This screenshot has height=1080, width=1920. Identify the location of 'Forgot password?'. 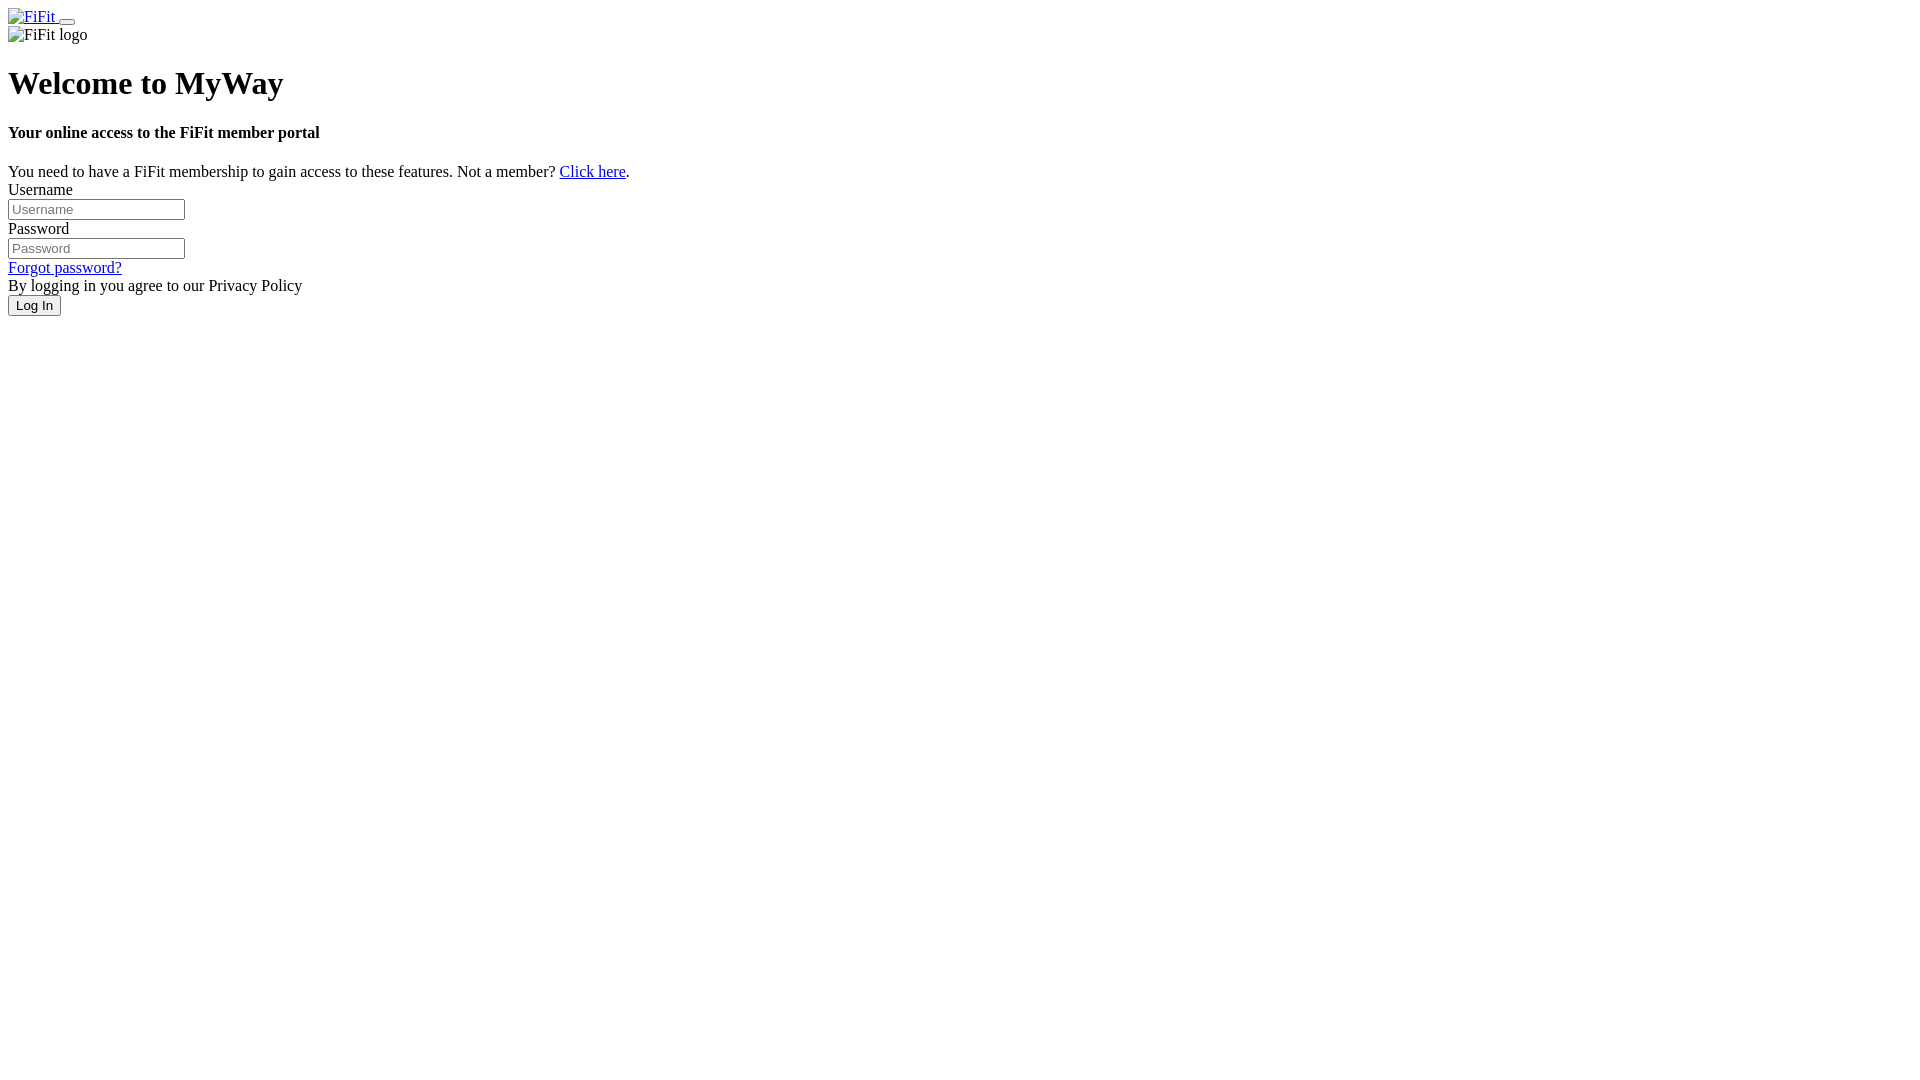
(65, 266).